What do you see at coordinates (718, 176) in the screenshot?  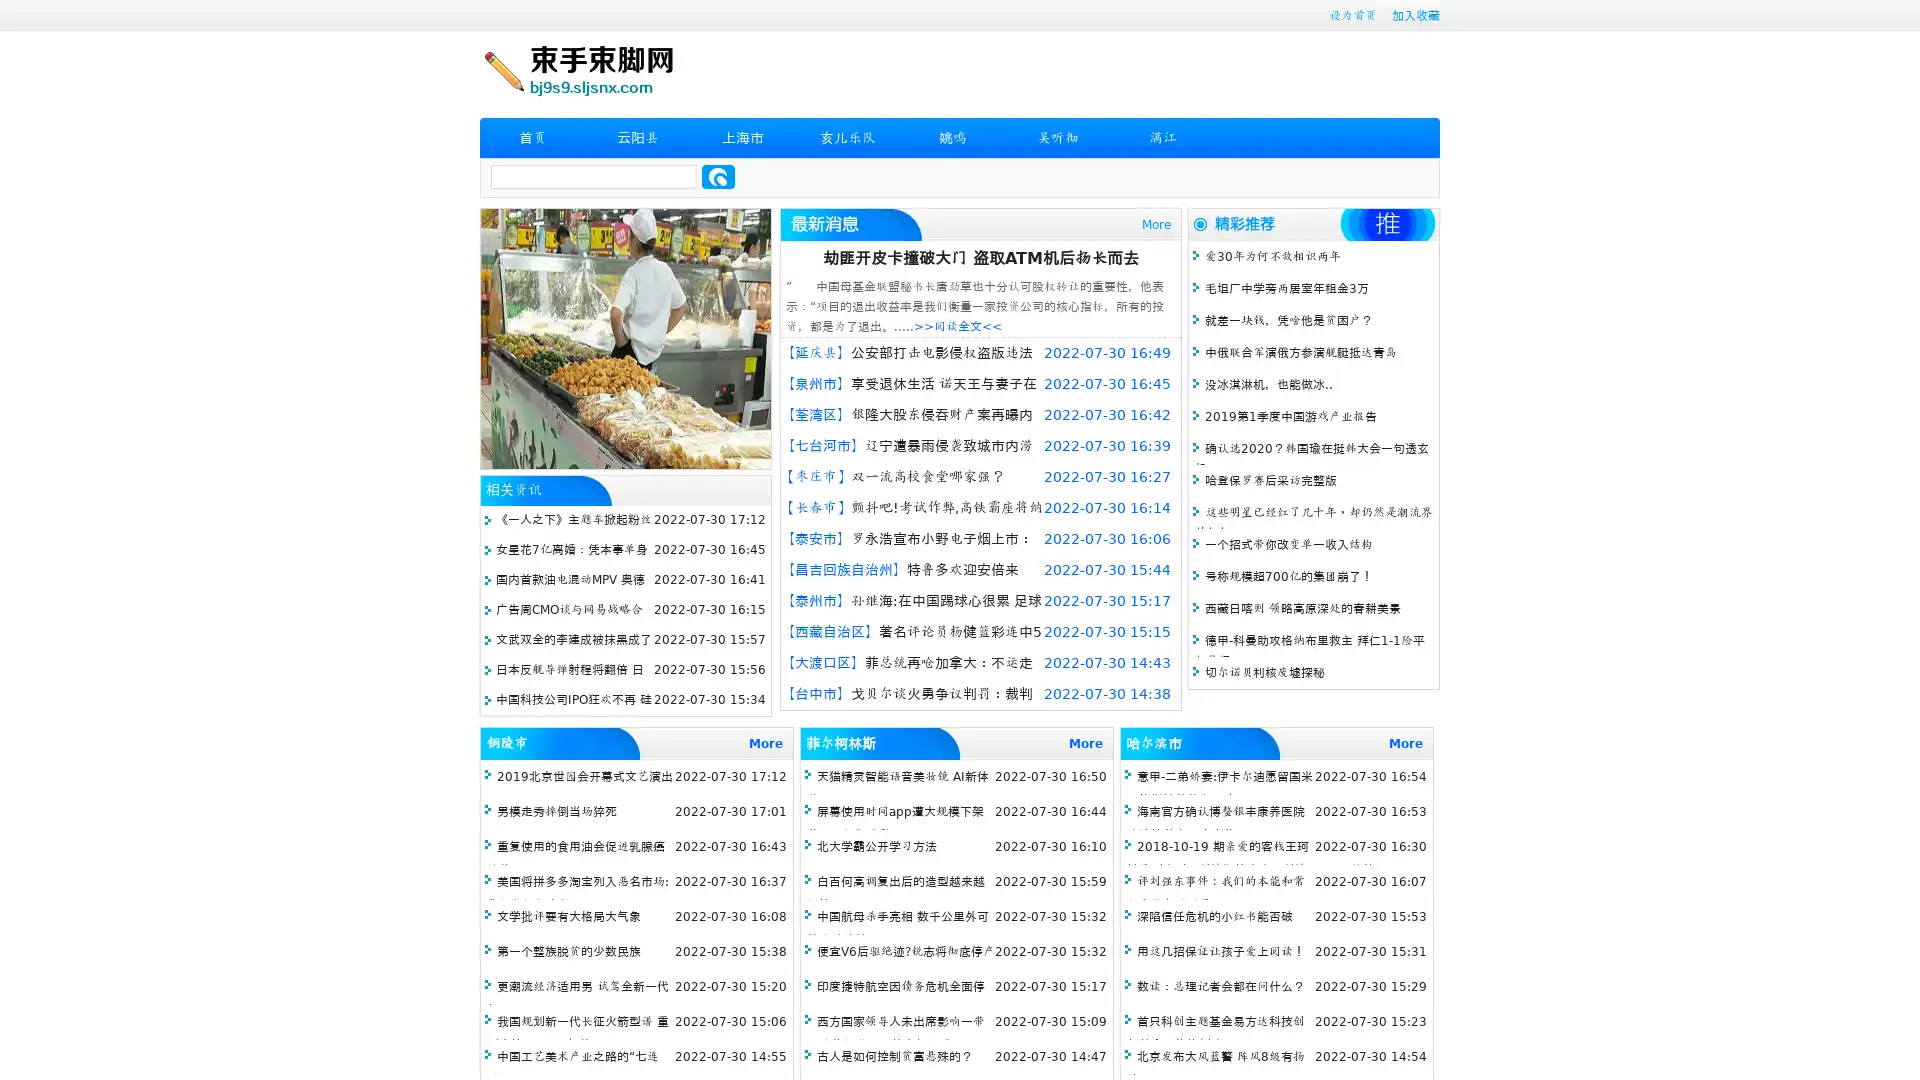 I see `Search` at bounding box center [718, 176].